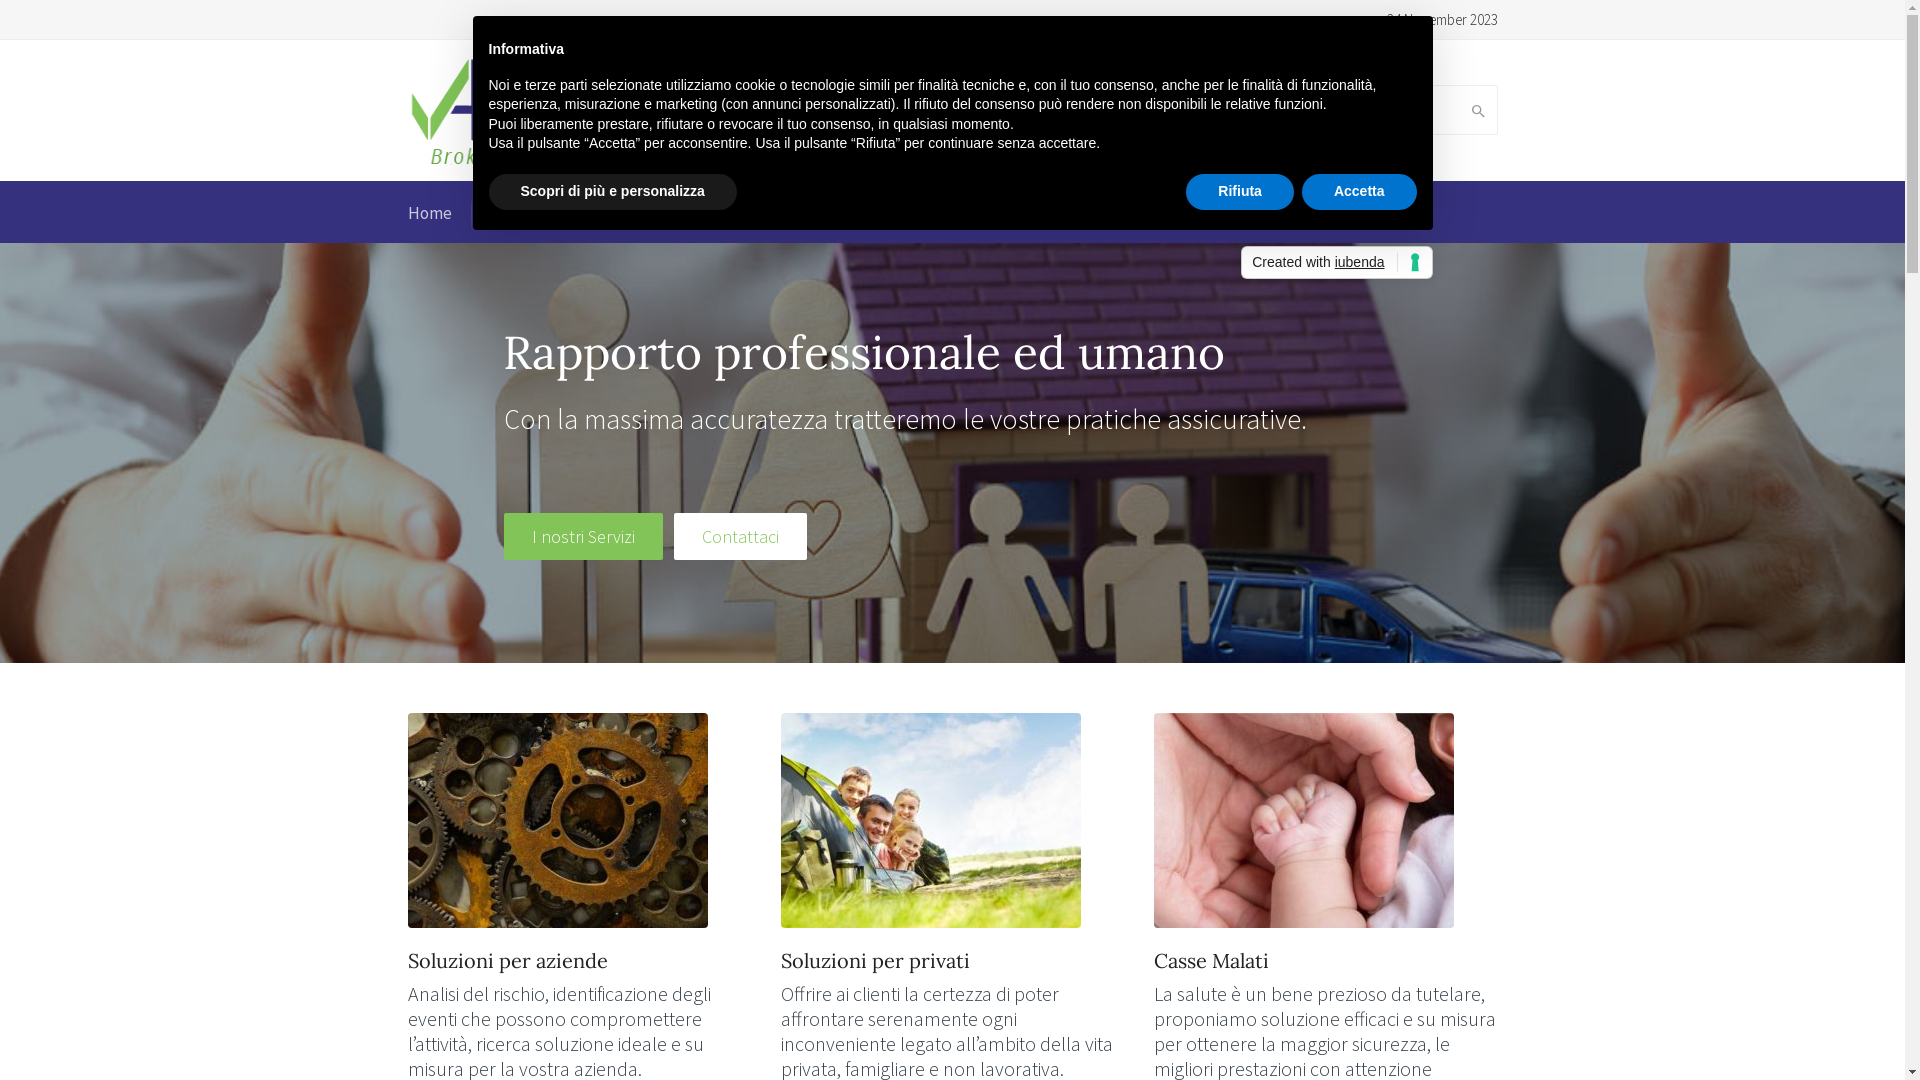 The width and height of the screenshot is (1920, 1080). What do you see at coordinates (407, 213) in the screenshot?
I see `'Home'` at bounding box center [407, 213].